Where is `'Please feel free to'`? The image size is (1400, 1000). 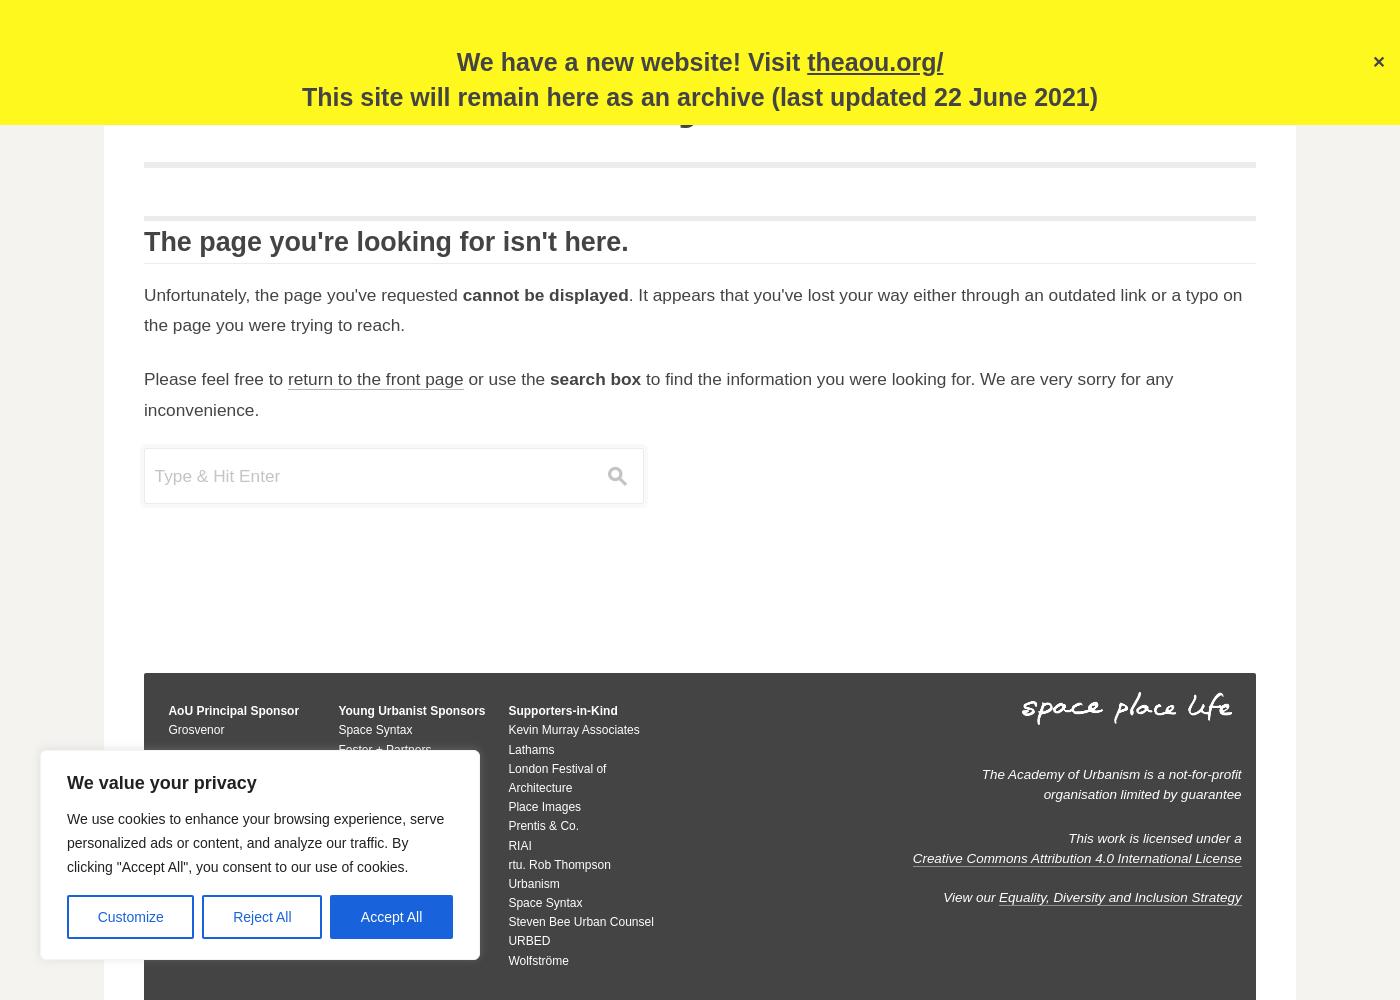
'Please feel free to' is located at coordinates (215, 379).